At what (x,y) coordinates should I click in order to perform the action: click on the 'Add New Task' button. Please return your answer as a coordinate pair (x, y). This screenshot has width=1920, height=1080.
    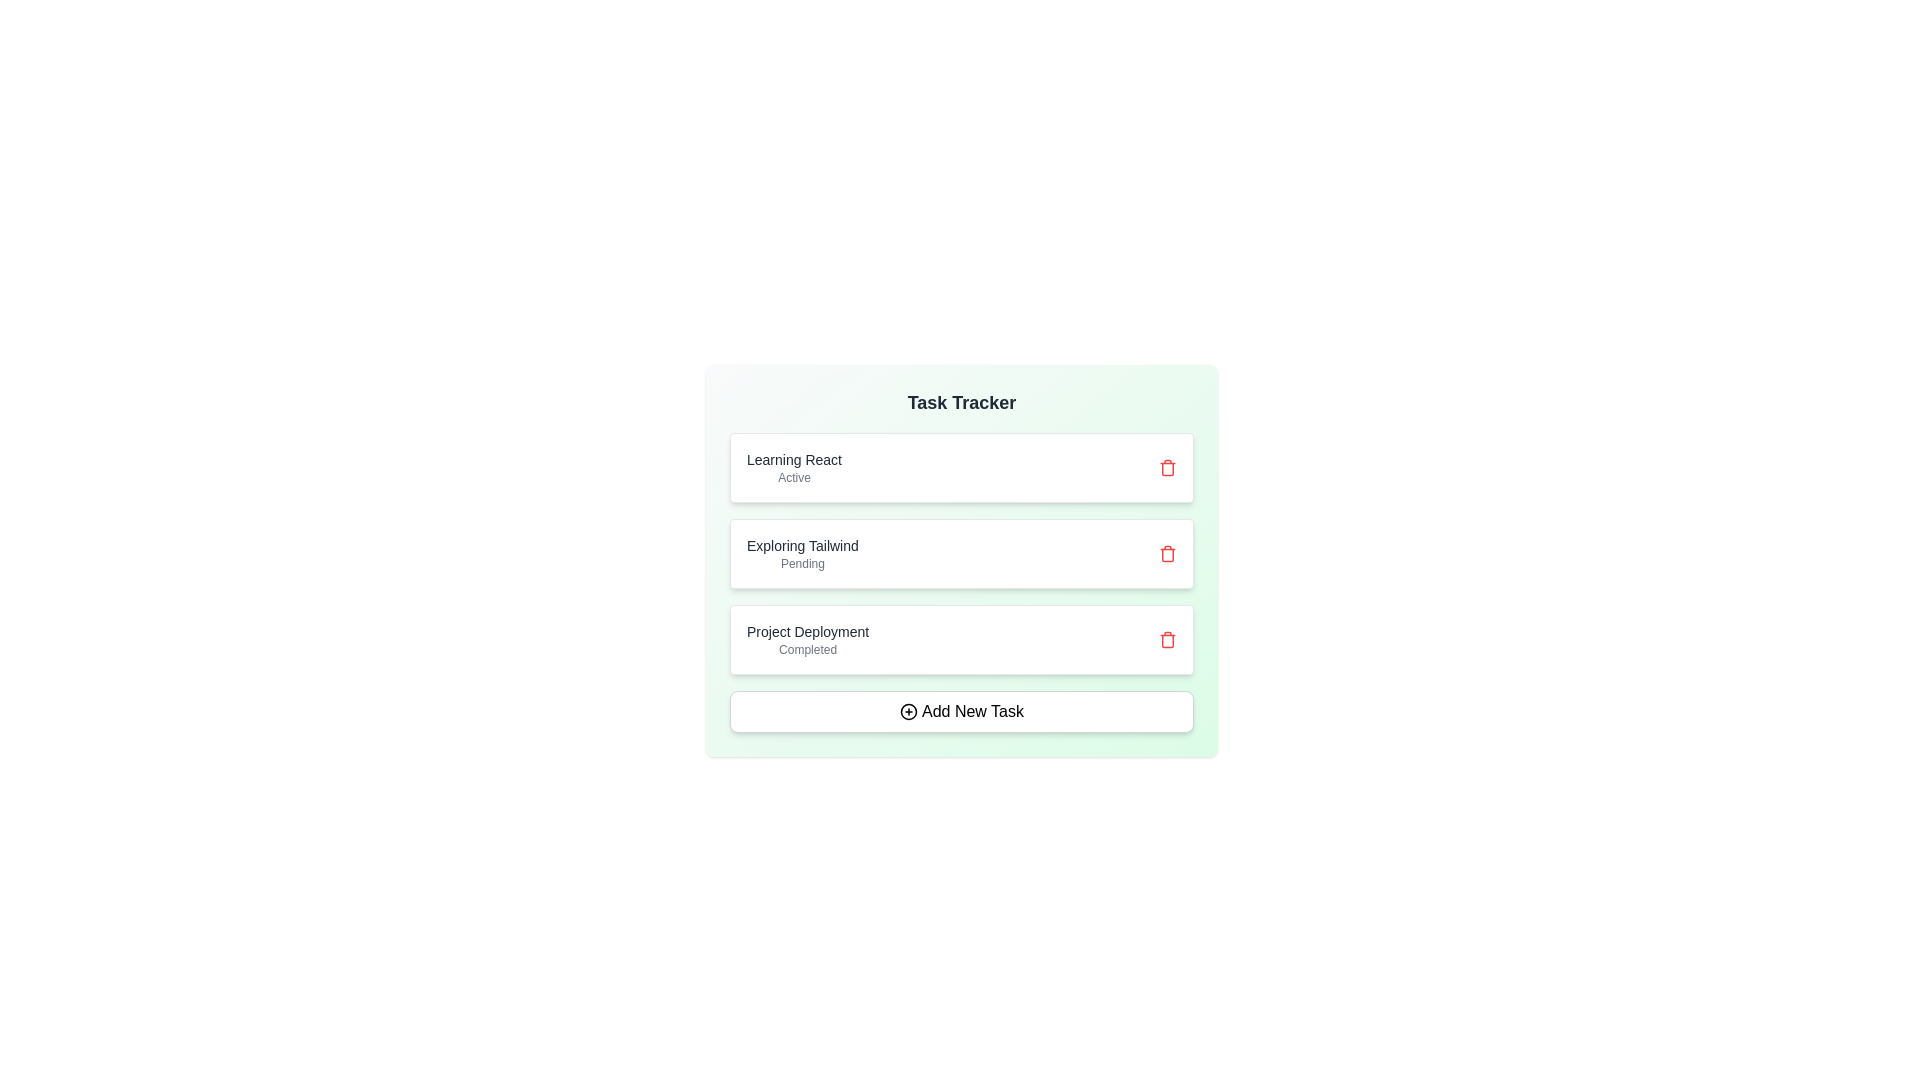
    Looking at the image, I should click on (961, 711).